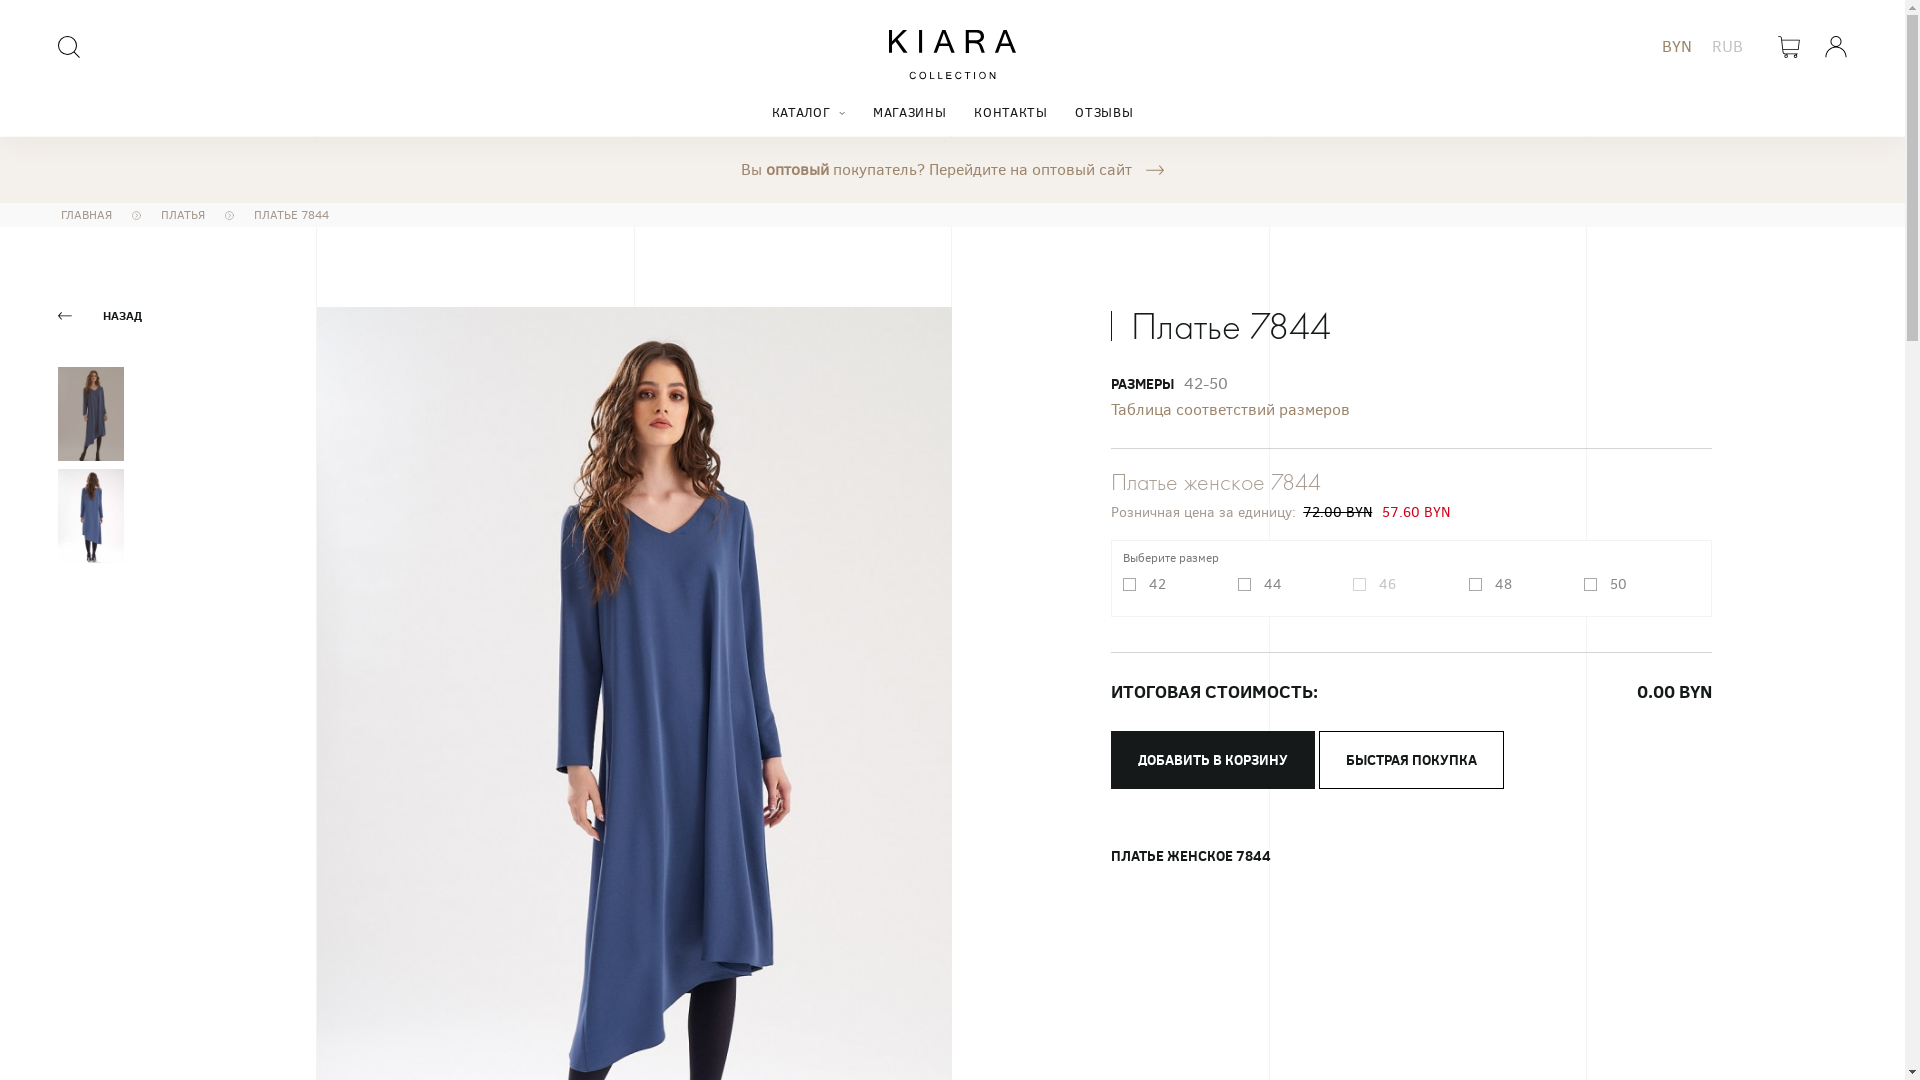 This screenshot has width=1920, height=1080. I want to click on 'BYN', so click(1676, 45).